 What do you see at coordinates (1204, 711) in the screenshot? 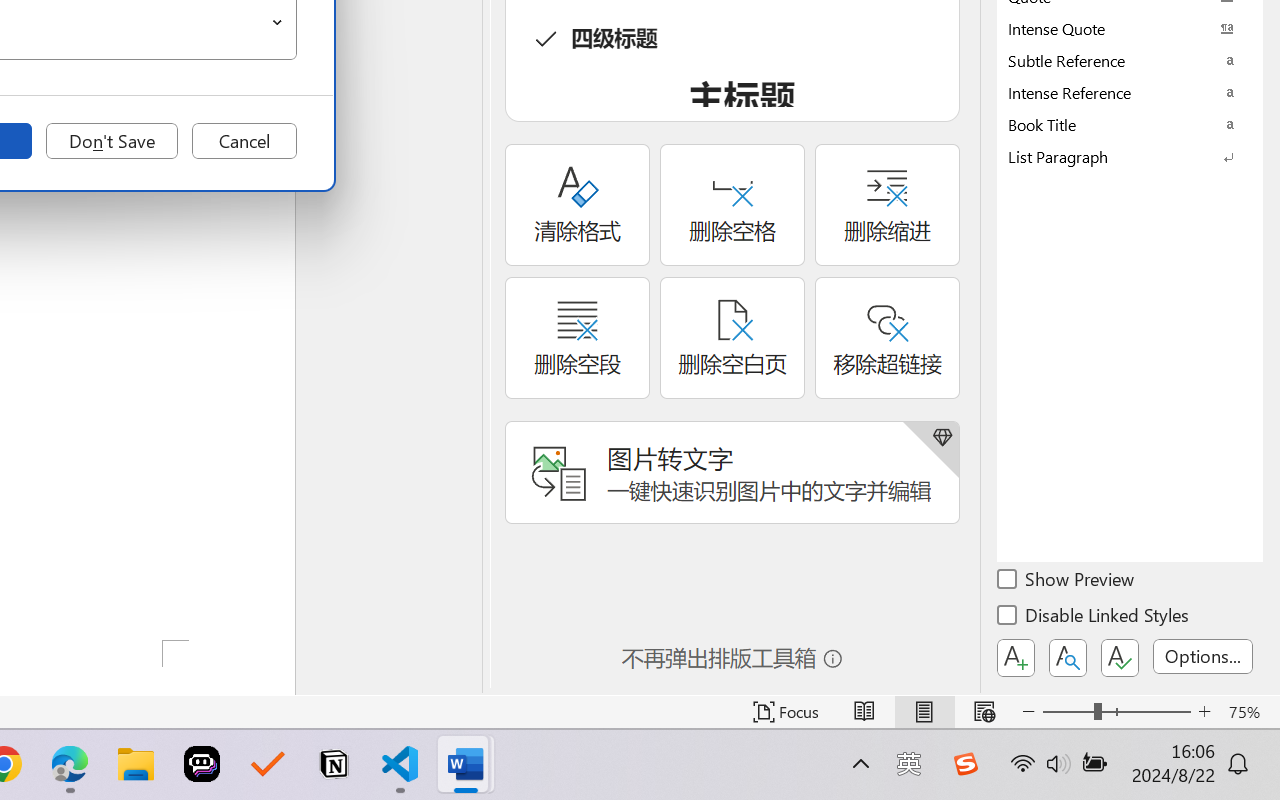
I see `'Zoom In'` at bounding box center [1204, 711].